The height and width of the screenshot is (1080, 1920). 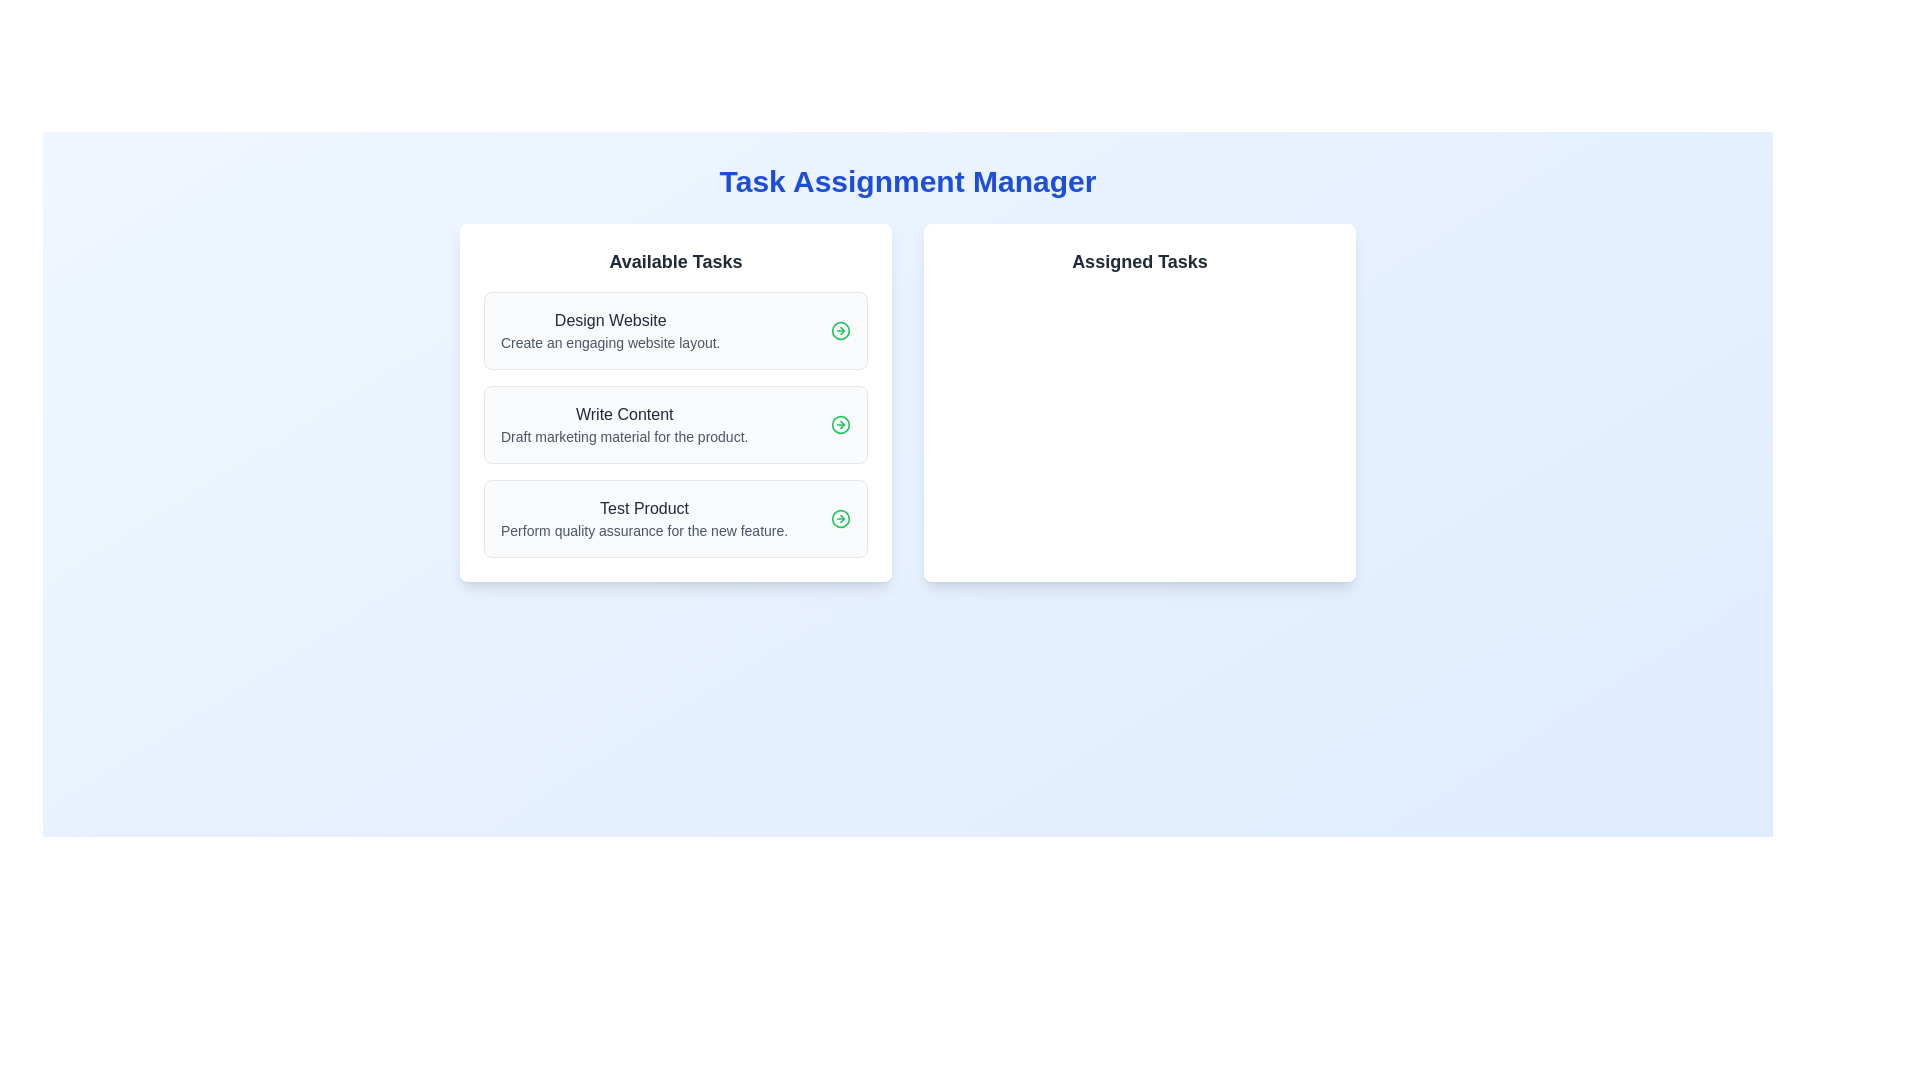 I want to click on the small green circular button with a right-pointing arrow located at the far right of the 'Test Product' task entry card, so click(x=840, y=518).